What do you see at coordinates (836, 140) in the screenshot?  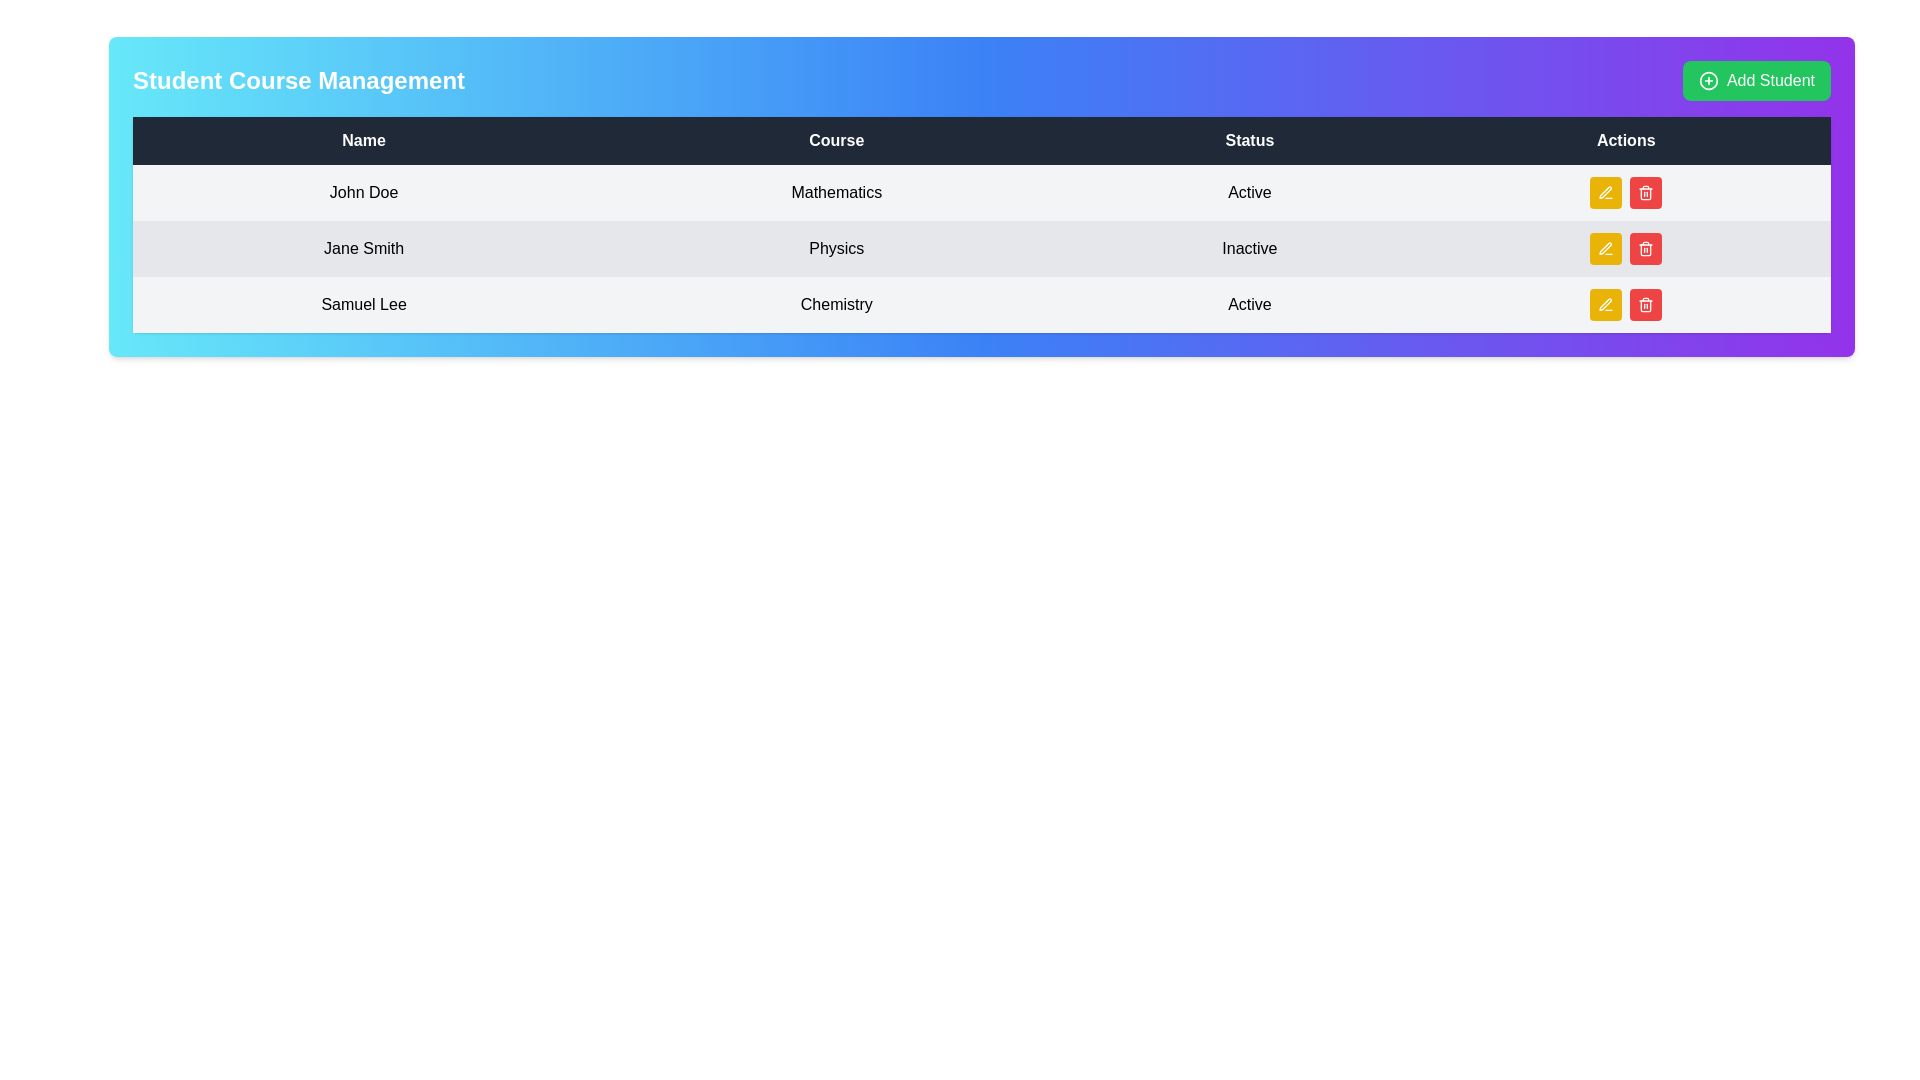 I see `the static text label 'Course' in the table header, which is the second column header positioned between 'Name' and 'Status'` at bounding box center [836, 140].